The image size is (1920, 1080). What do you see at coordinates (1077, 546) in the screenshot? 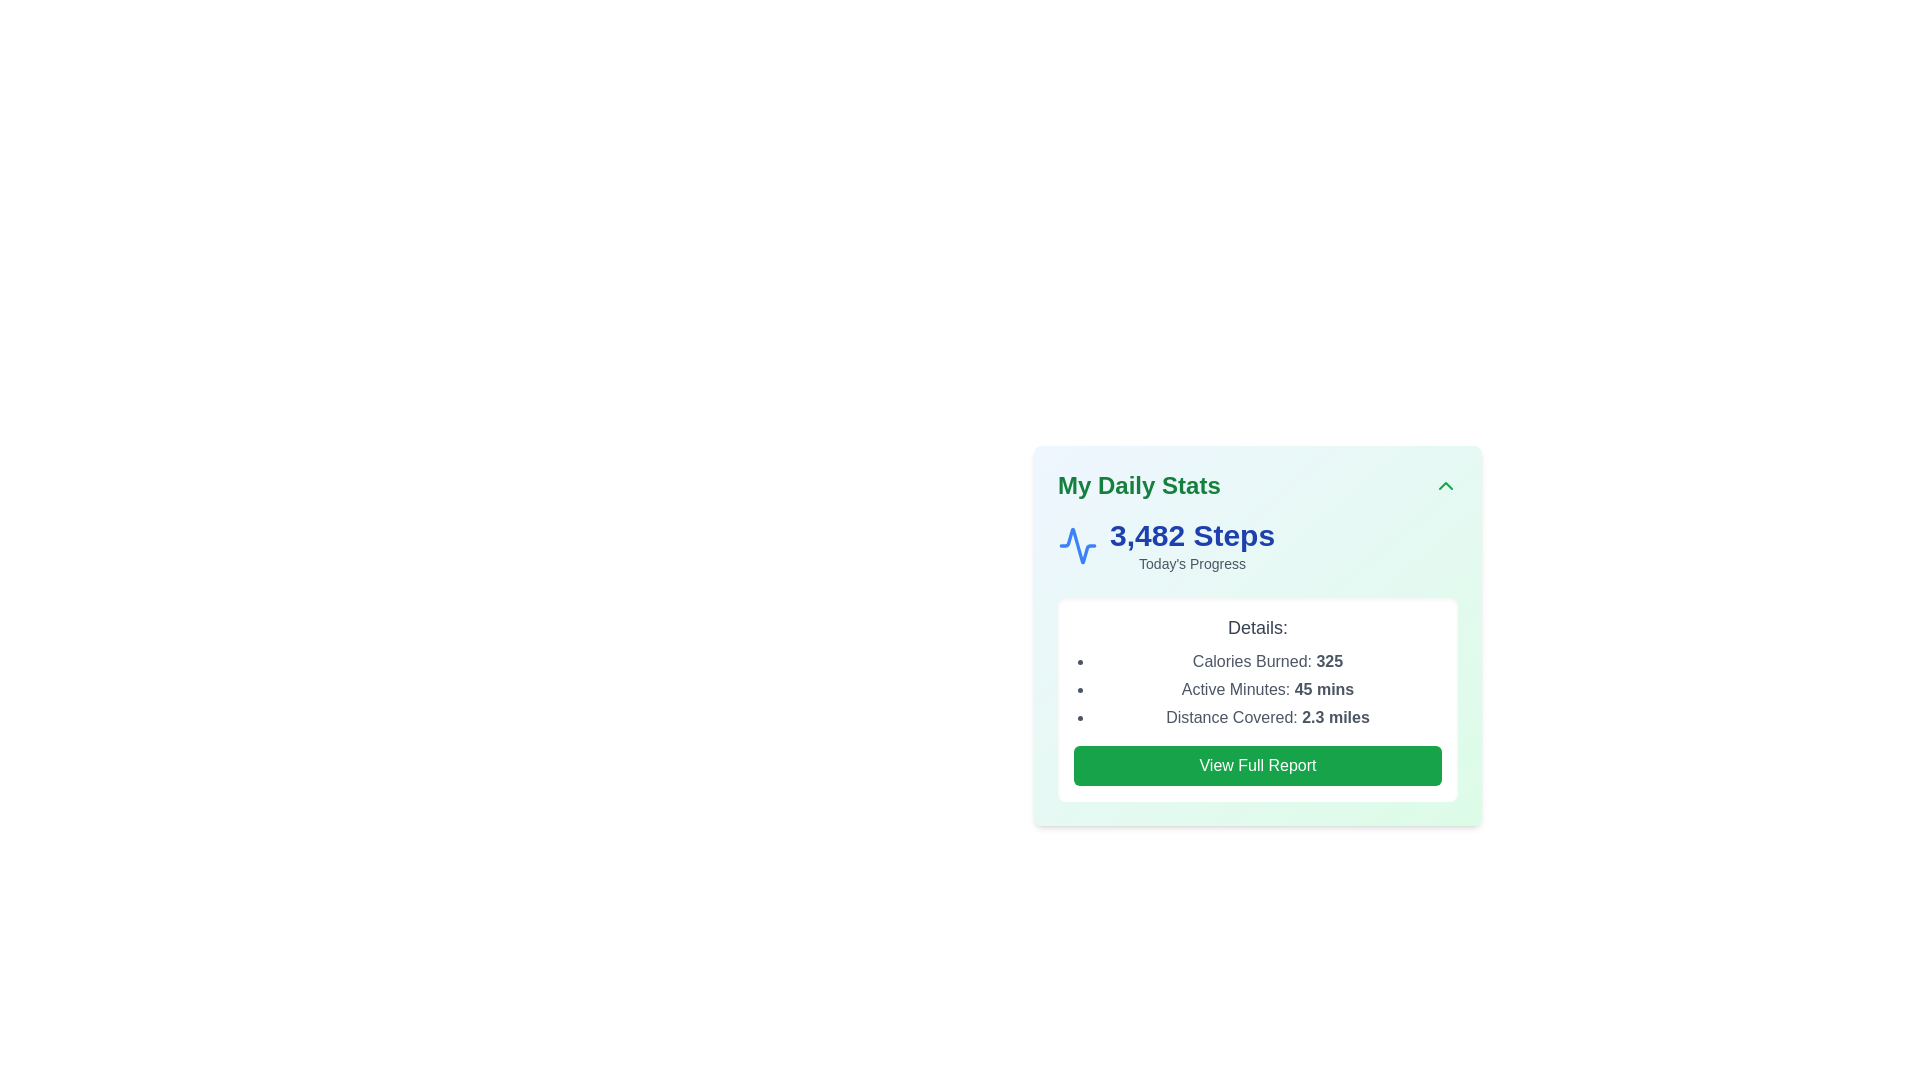
I see `the activity statistics icon located at the top-left corner of the 'My Daily Stats' card, positioned to the left of the '3,482 Steps' text` at bounding box center [1077, 546].